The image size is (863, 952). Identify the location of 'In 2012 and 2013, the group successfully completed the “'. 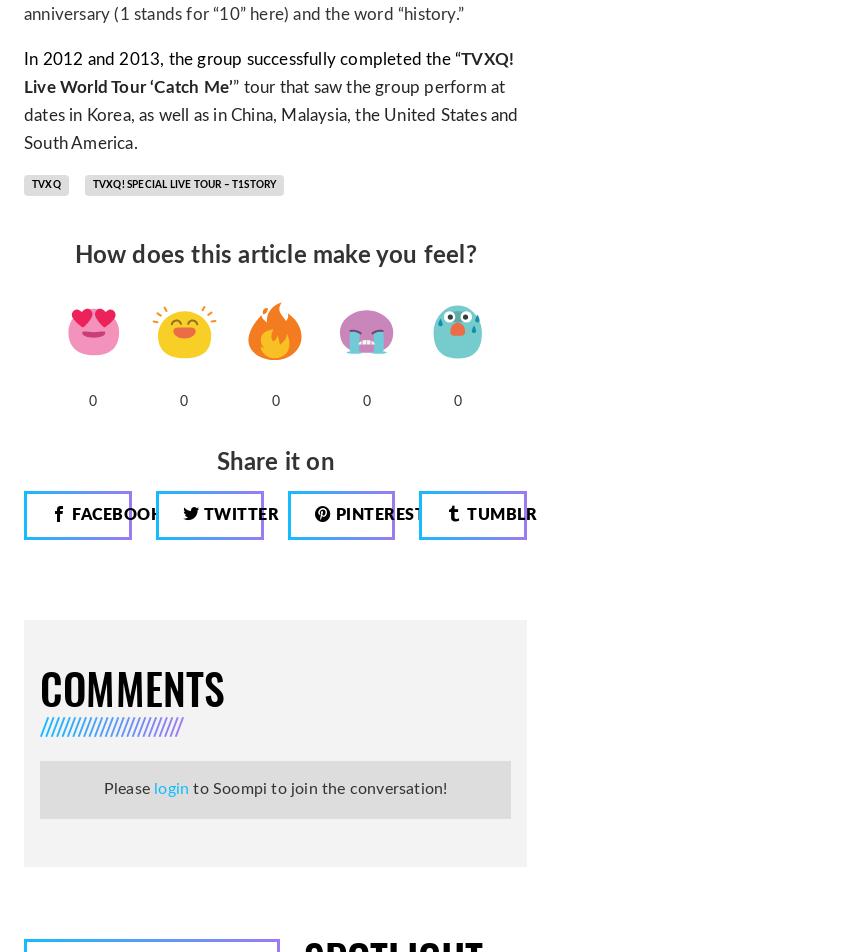
(23, 59).